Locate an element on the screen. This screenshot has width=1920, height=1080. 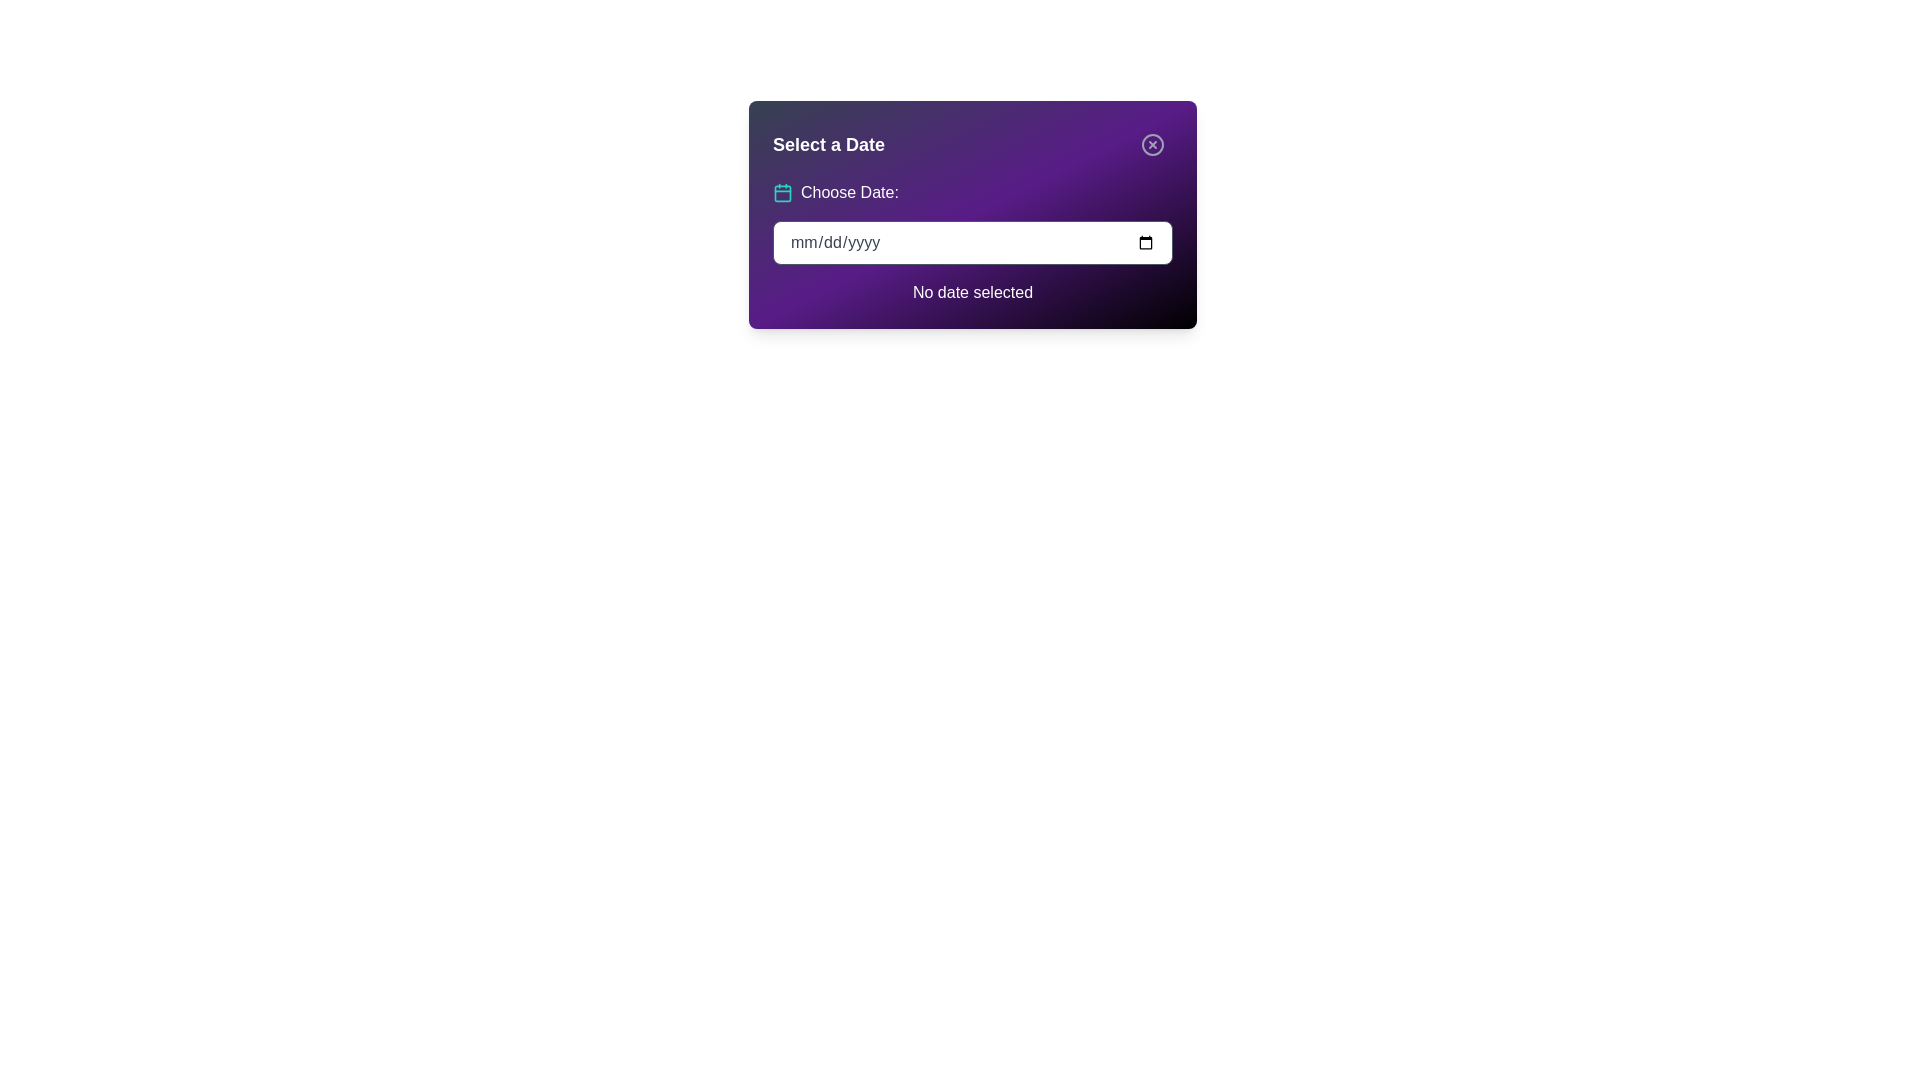
the 'Close' button located in the upper-right corner of the modal with a purple background to observe a style change is located at coordinates (1152, 144).